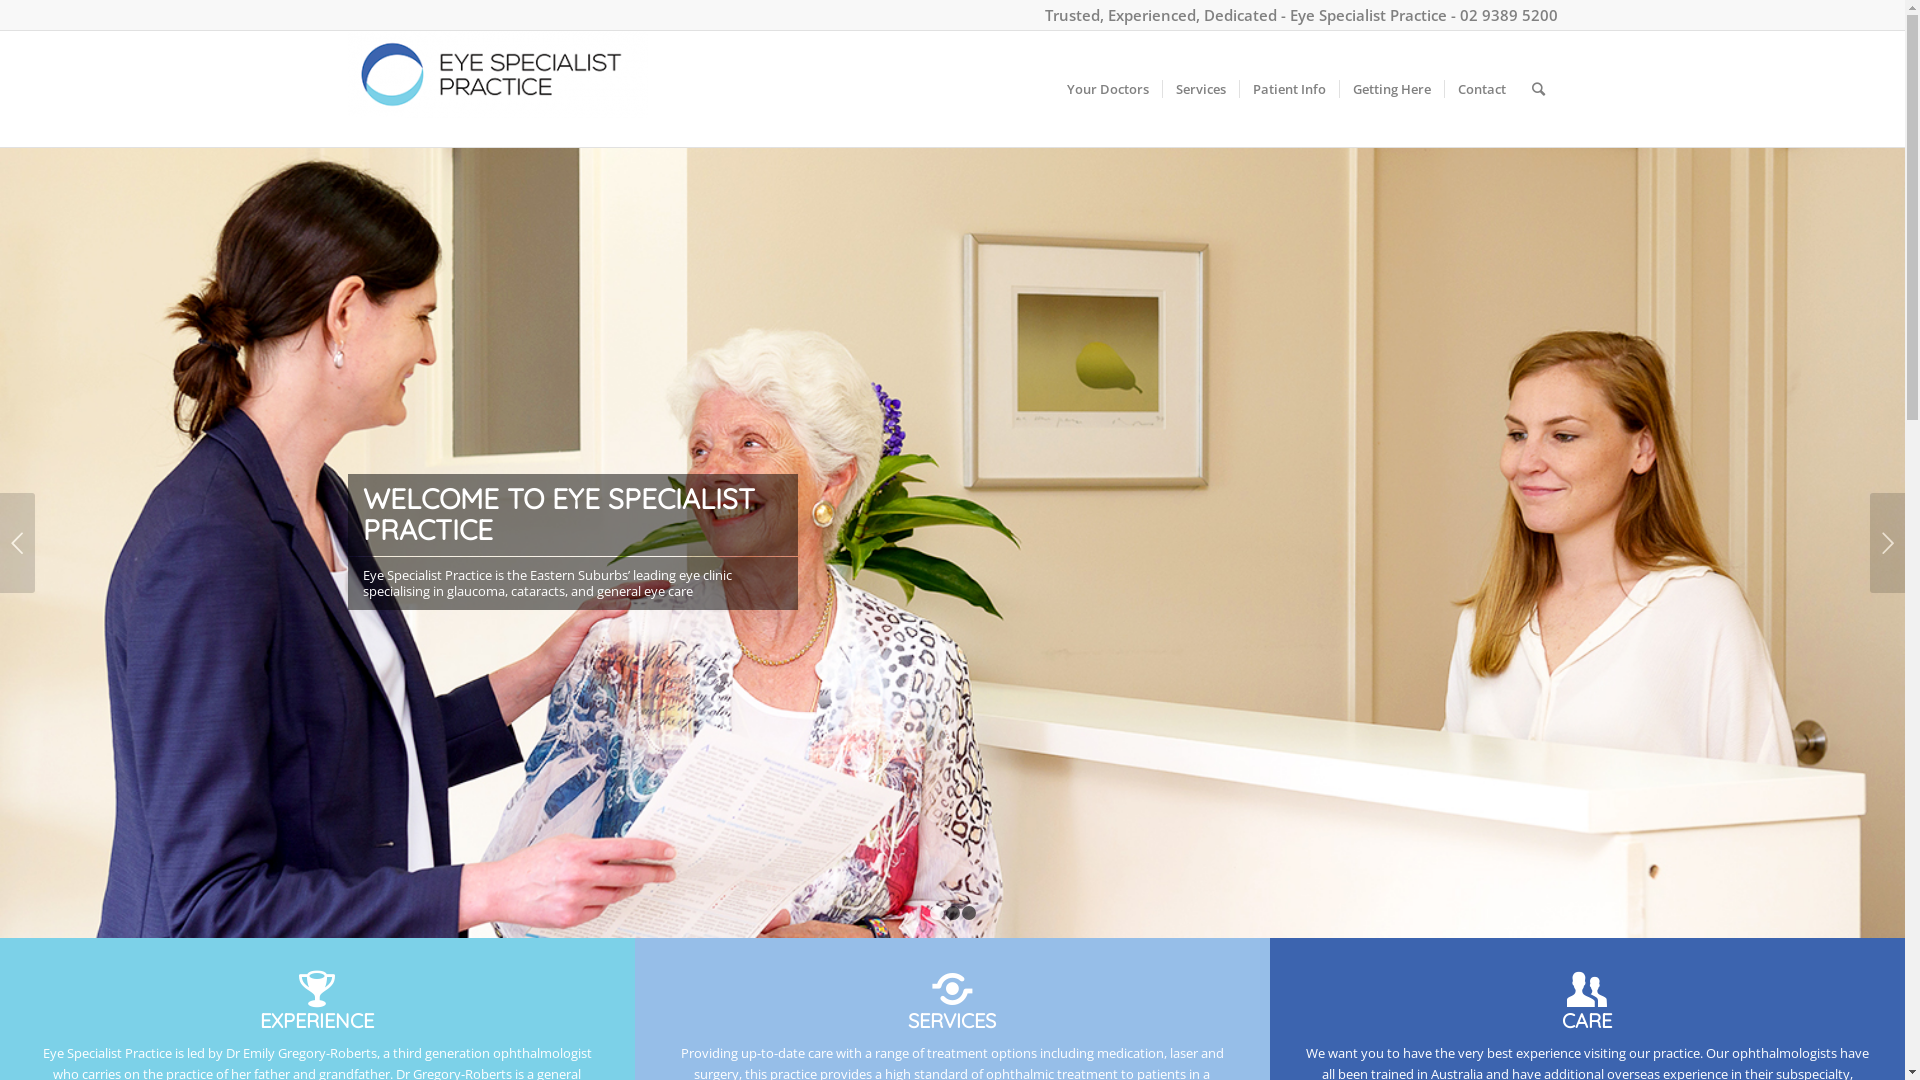 The image size is (1920, 1080). What do you see at coordinates (929, 913) in the screenshot?
I see `'1'` at bounding box center [929, 913].